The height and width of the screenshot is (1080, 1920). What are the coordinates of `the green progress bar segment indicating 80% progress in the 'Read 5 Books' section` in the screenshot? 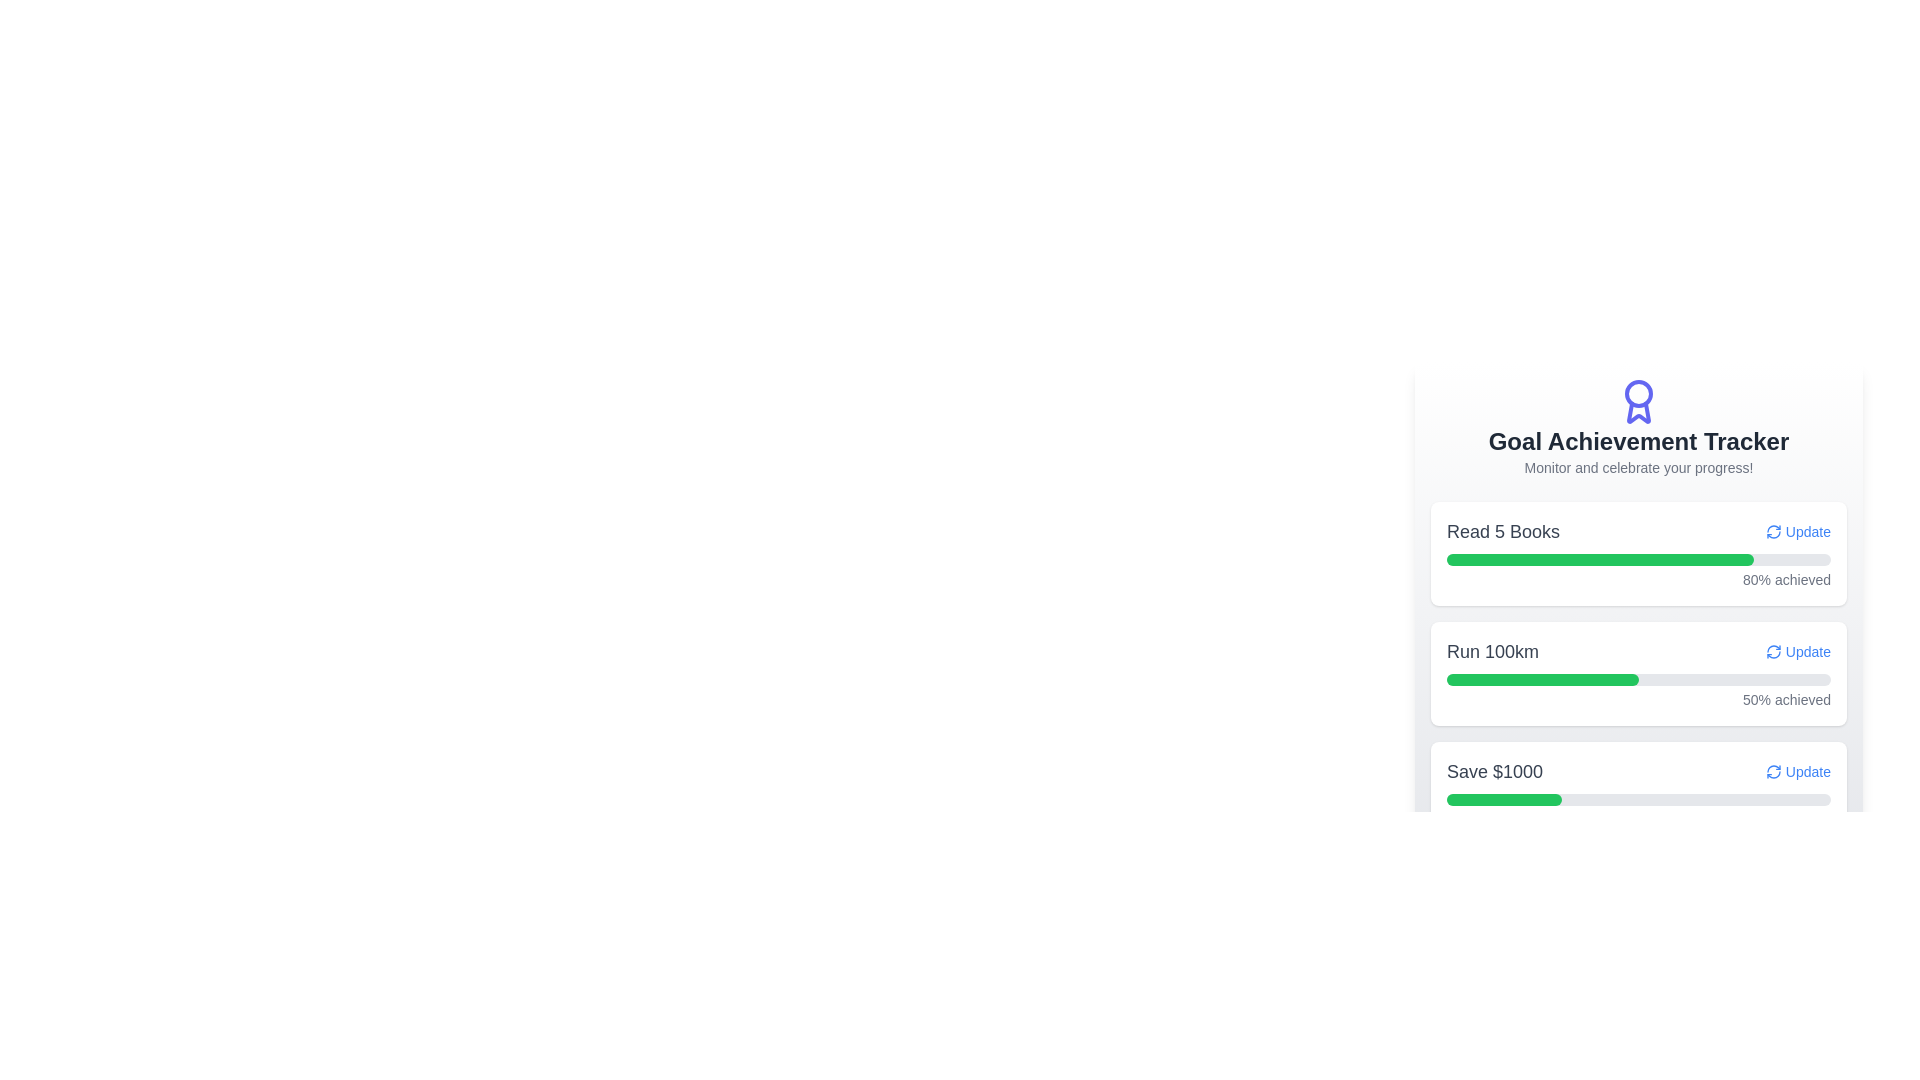 It's located at (1600, 559).